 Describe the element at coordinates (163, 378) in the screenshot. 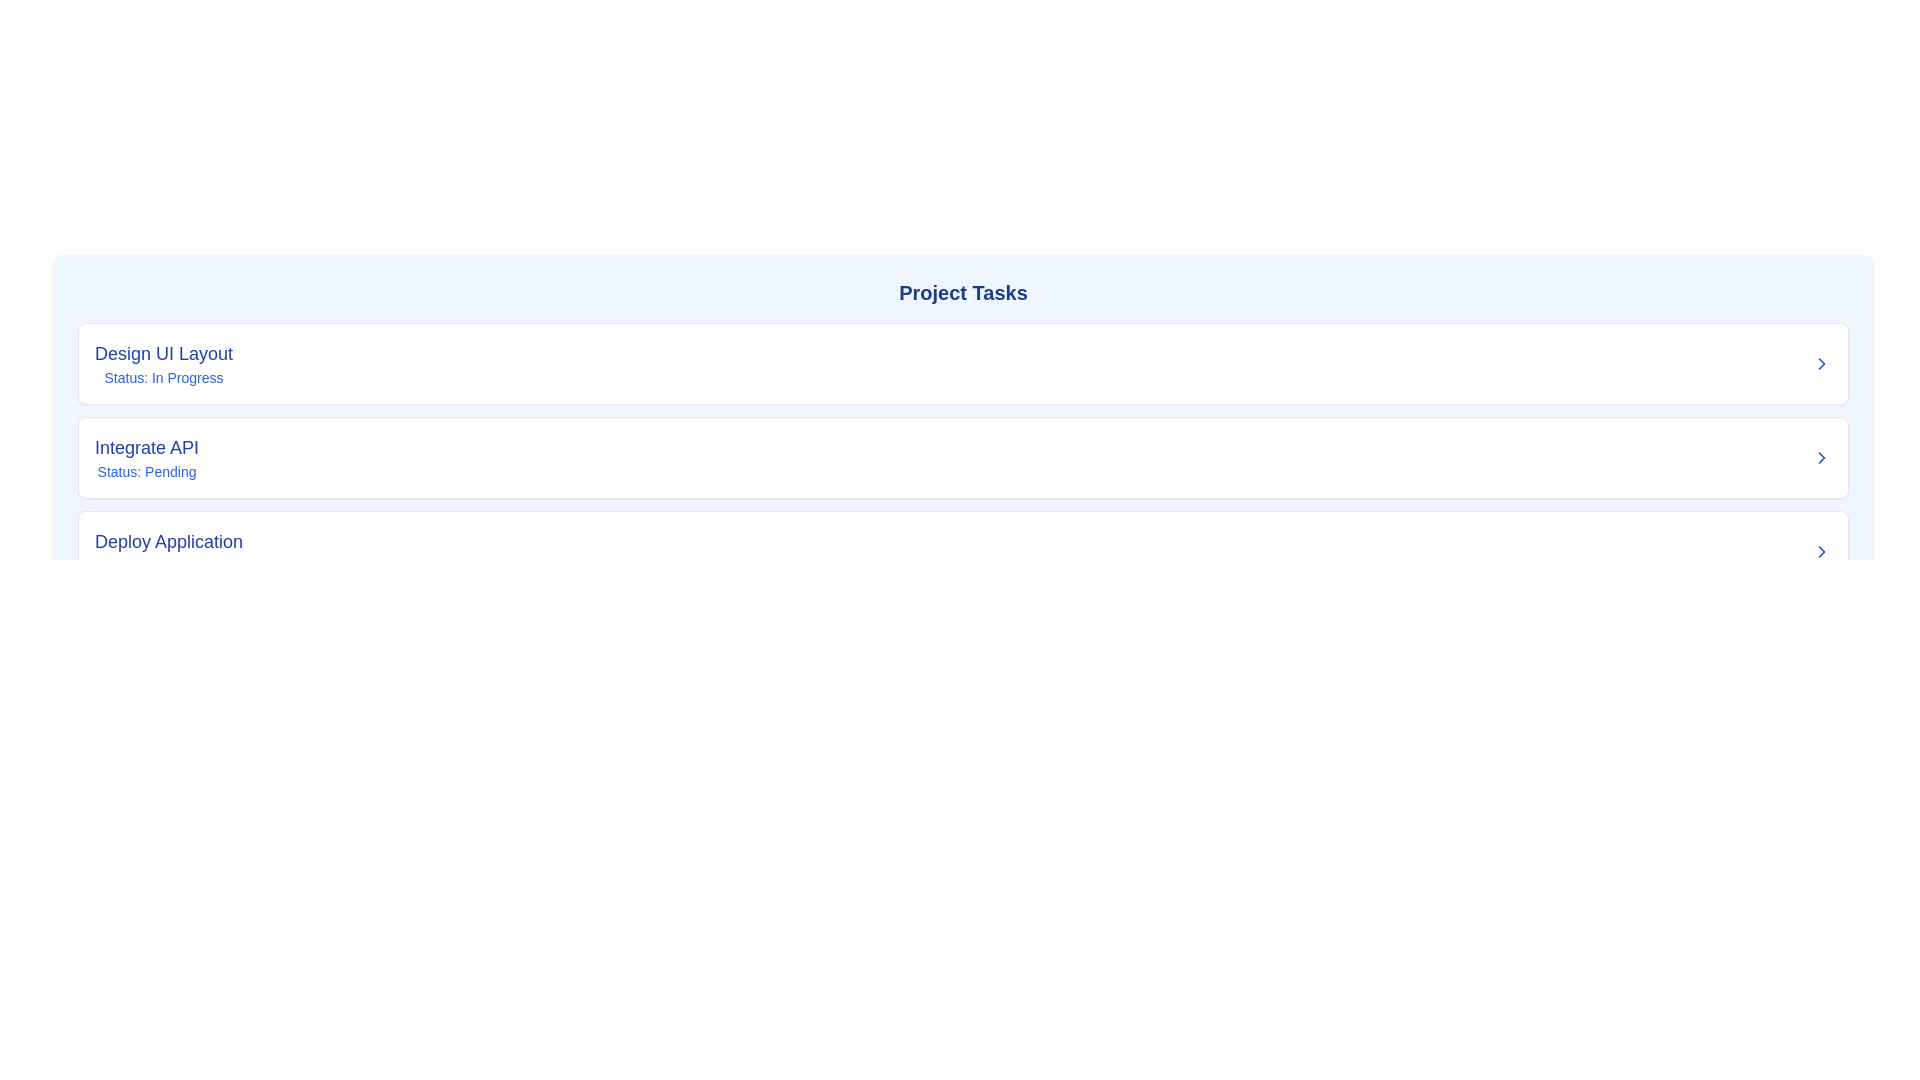

I see `the small text label displaying 'Status: In Progress', which is located below the 'Design UI Layout' title in the task card` at that location.